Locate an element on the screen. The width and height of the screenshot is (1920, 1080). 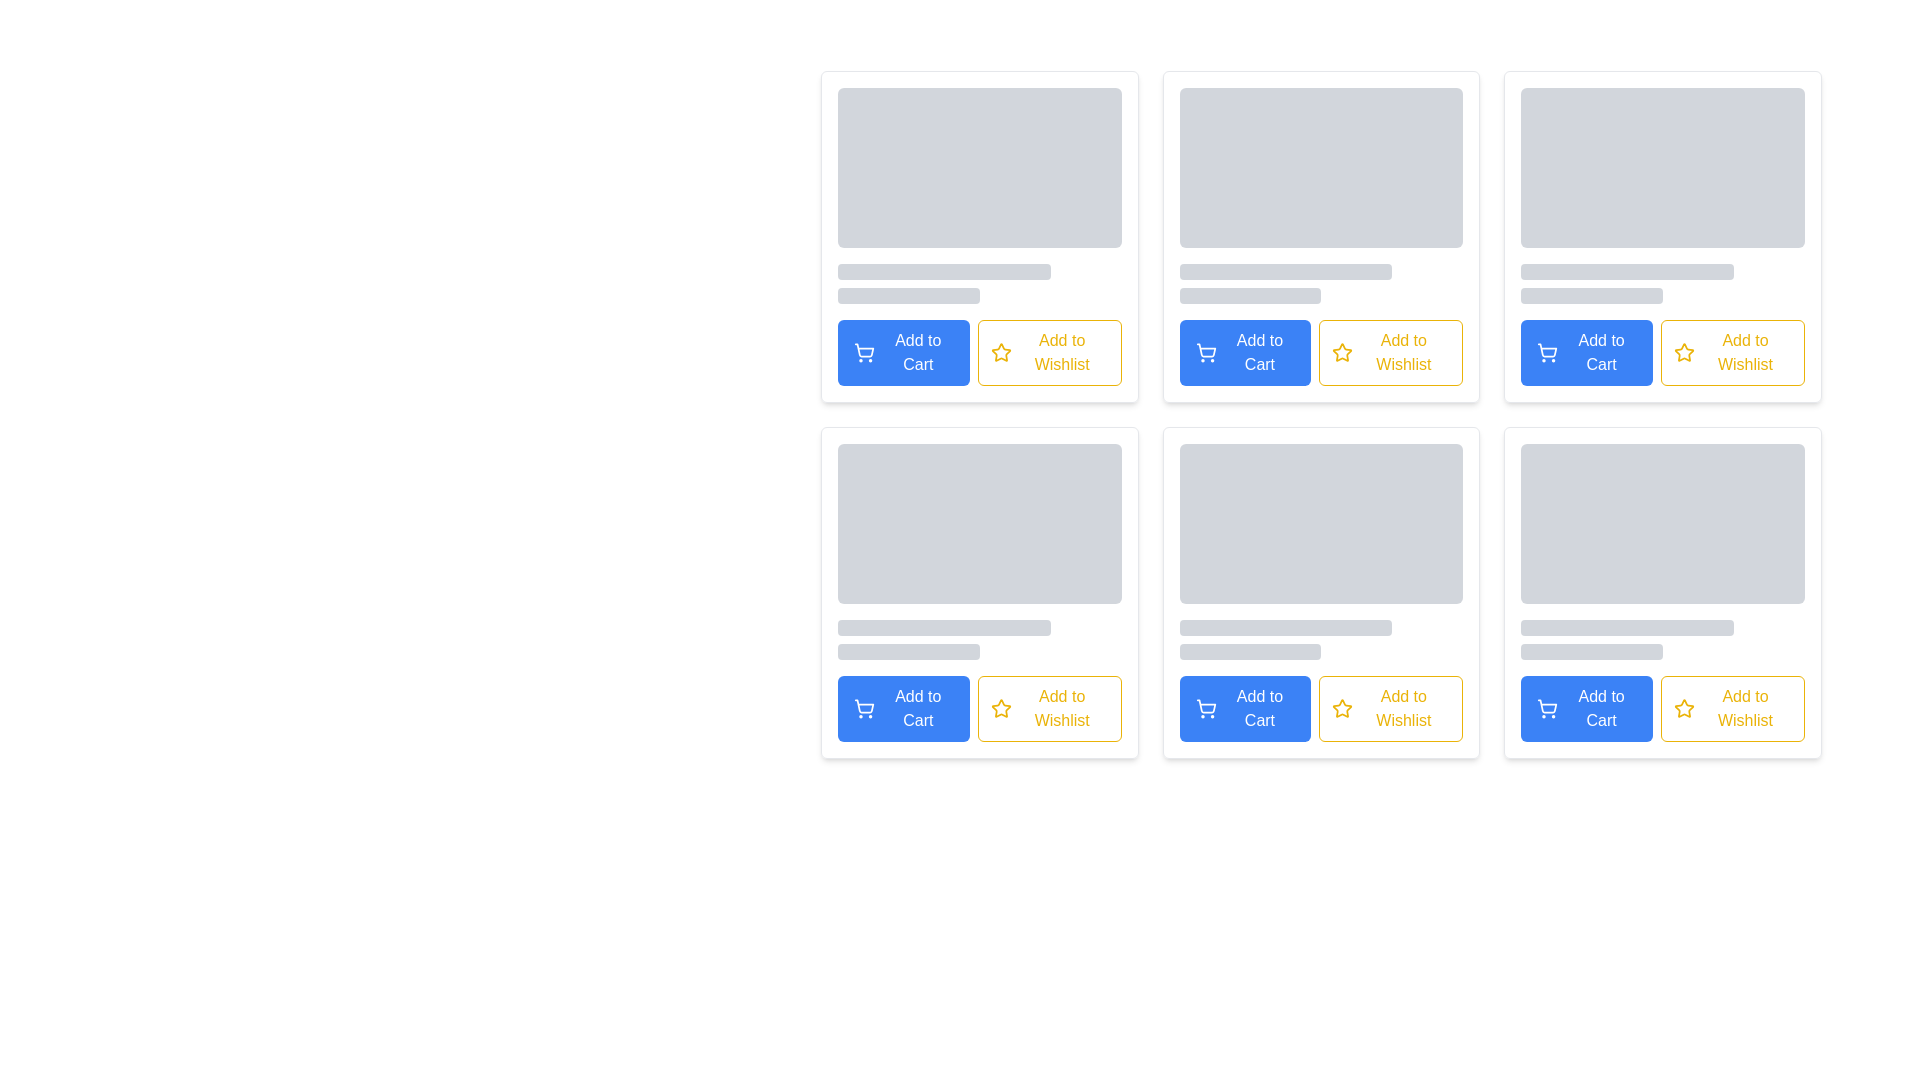
the left button in the first card of the first row in a grid layout is located at coordinates (902, 352).